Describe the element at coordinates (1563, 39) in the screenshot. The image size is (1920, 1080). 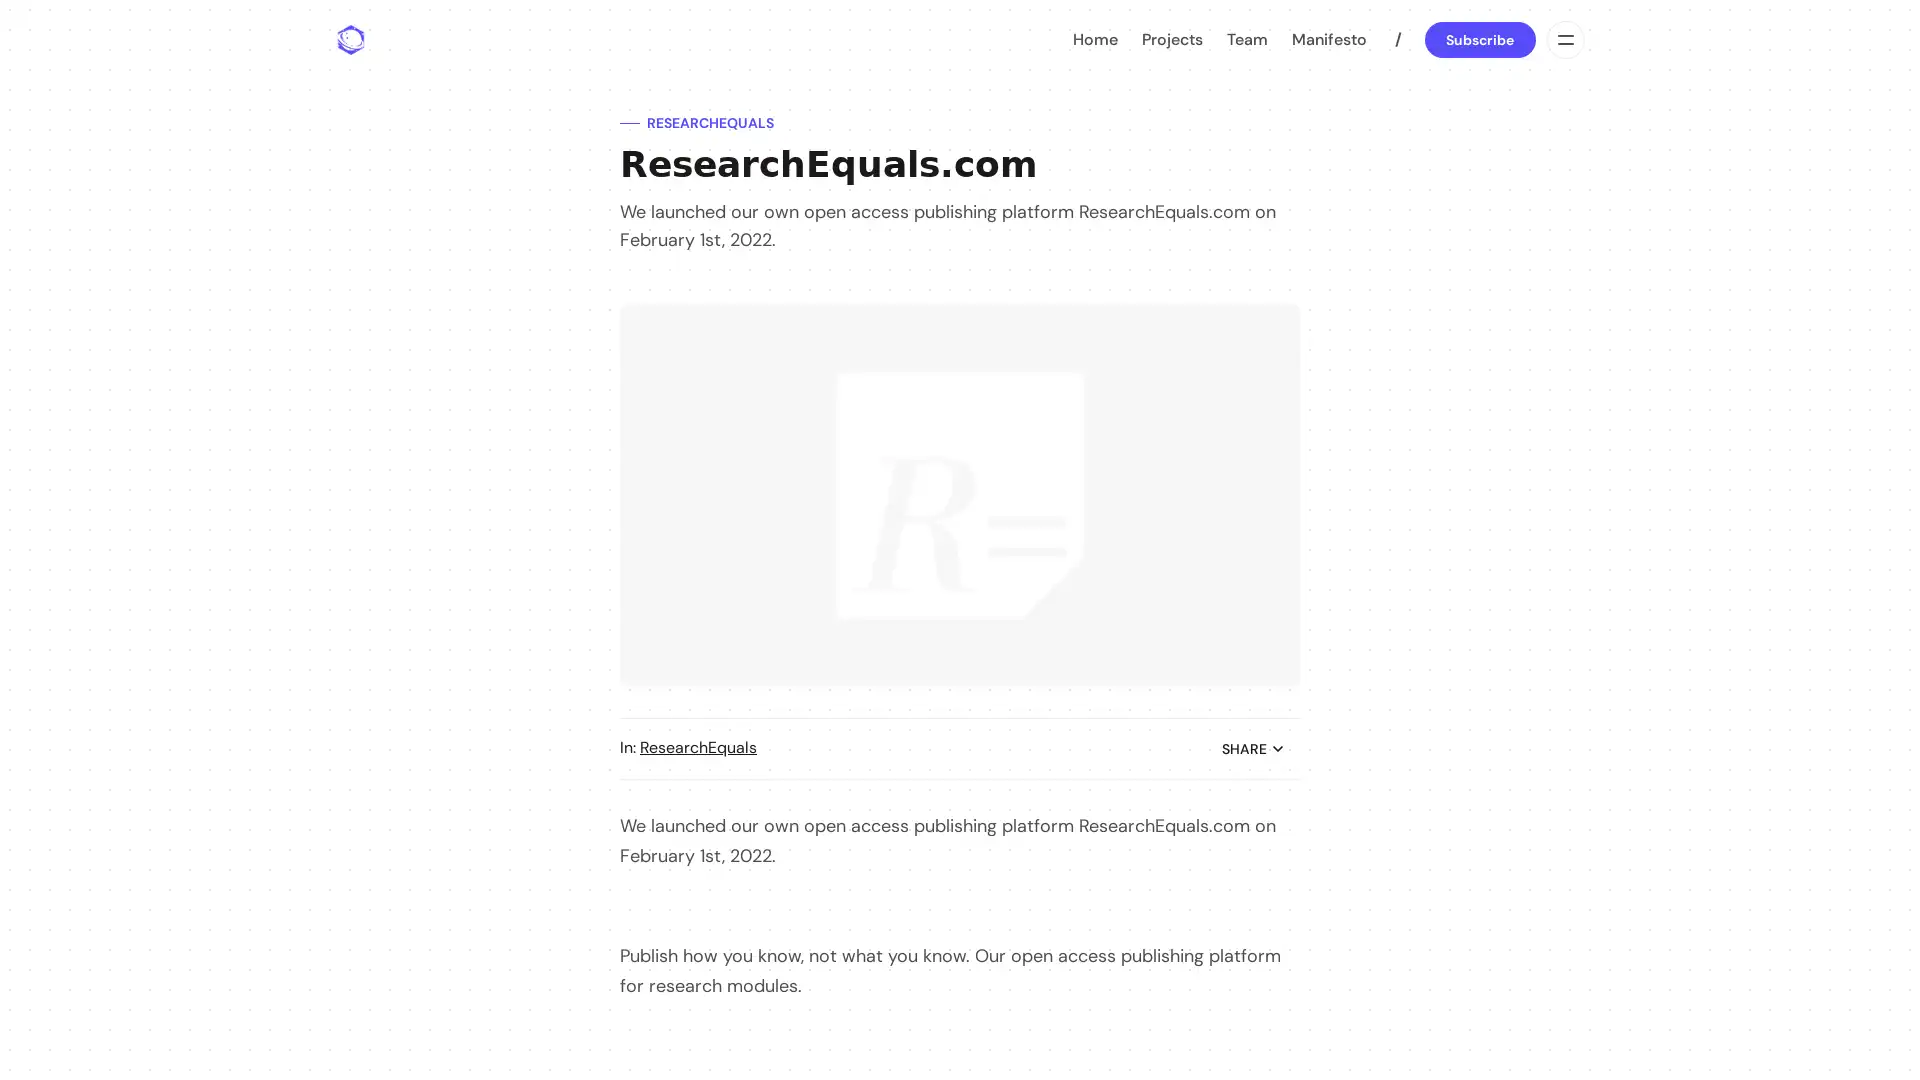
I see `Menu` at that location.